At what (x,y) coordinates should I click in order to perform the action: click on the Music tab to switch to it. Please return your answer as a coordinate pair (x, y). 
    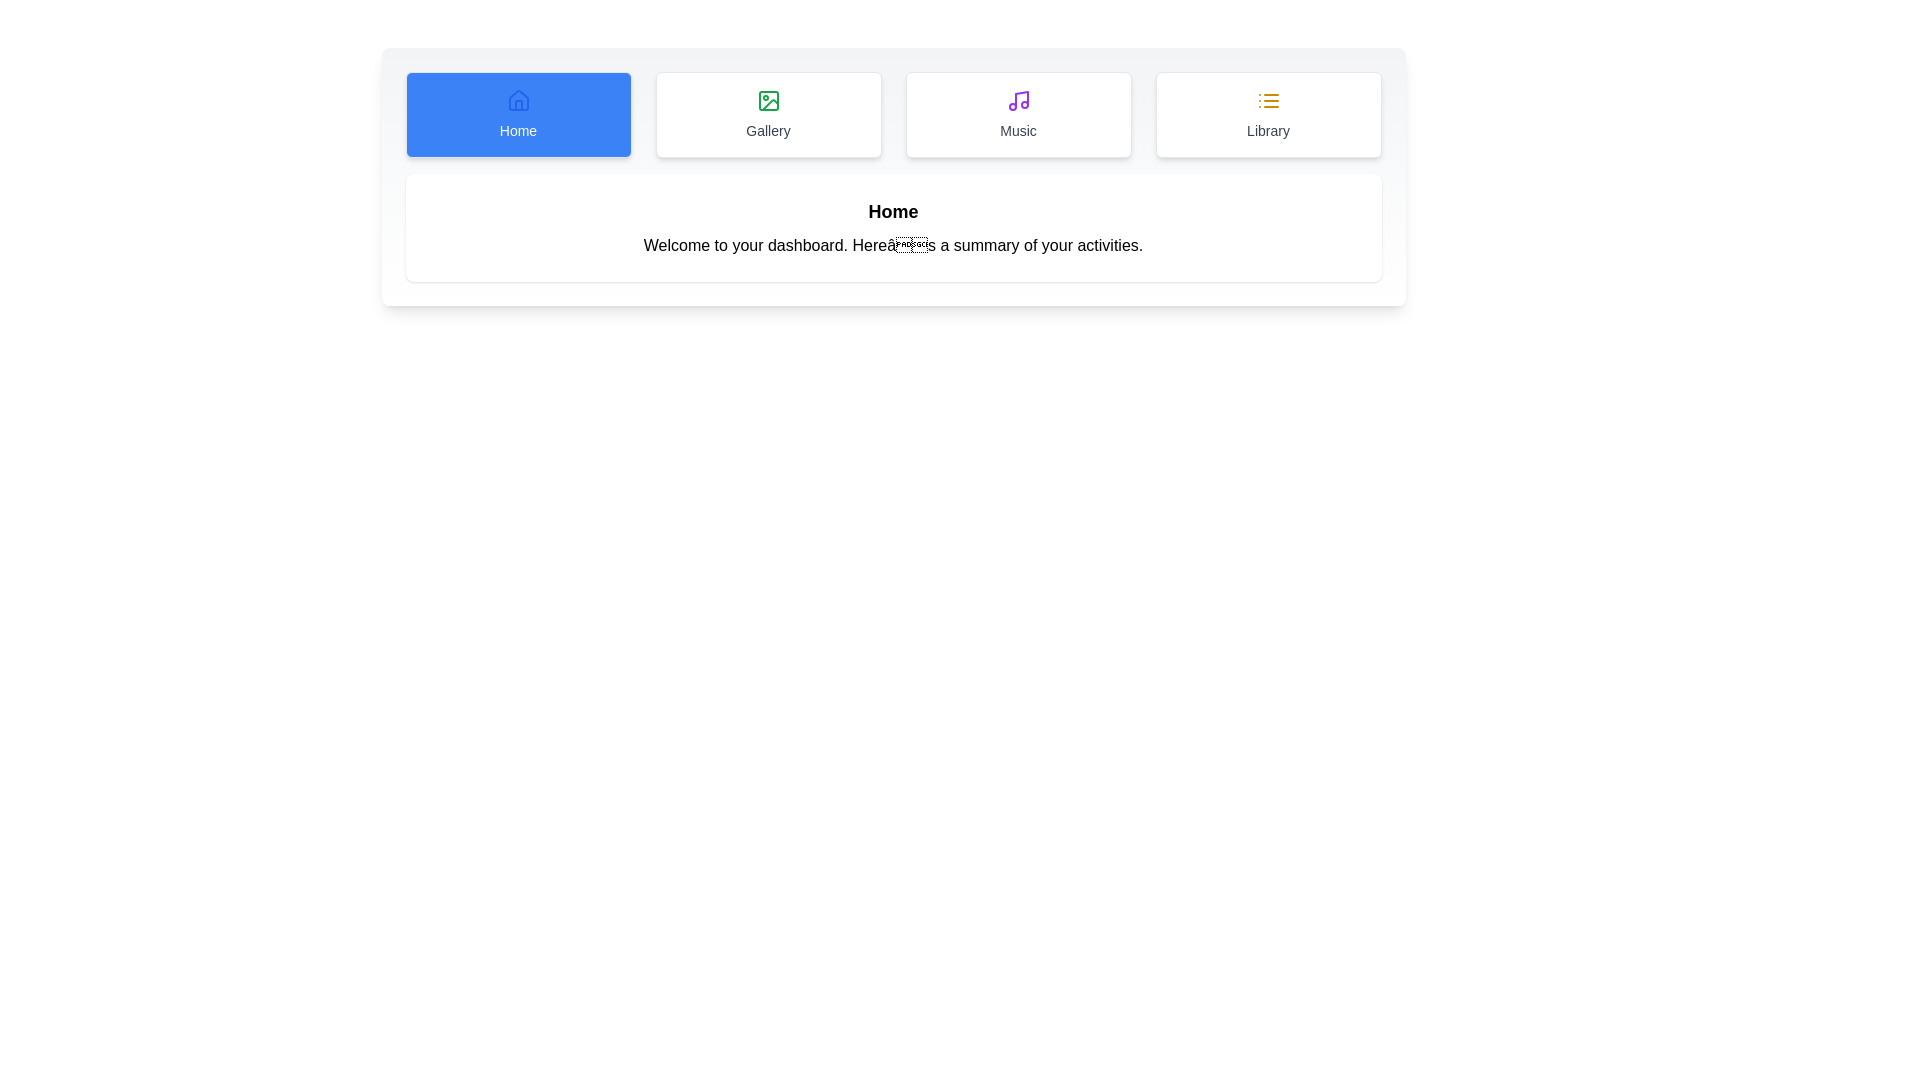
    Looking at the image, I should click on (1018, 115).